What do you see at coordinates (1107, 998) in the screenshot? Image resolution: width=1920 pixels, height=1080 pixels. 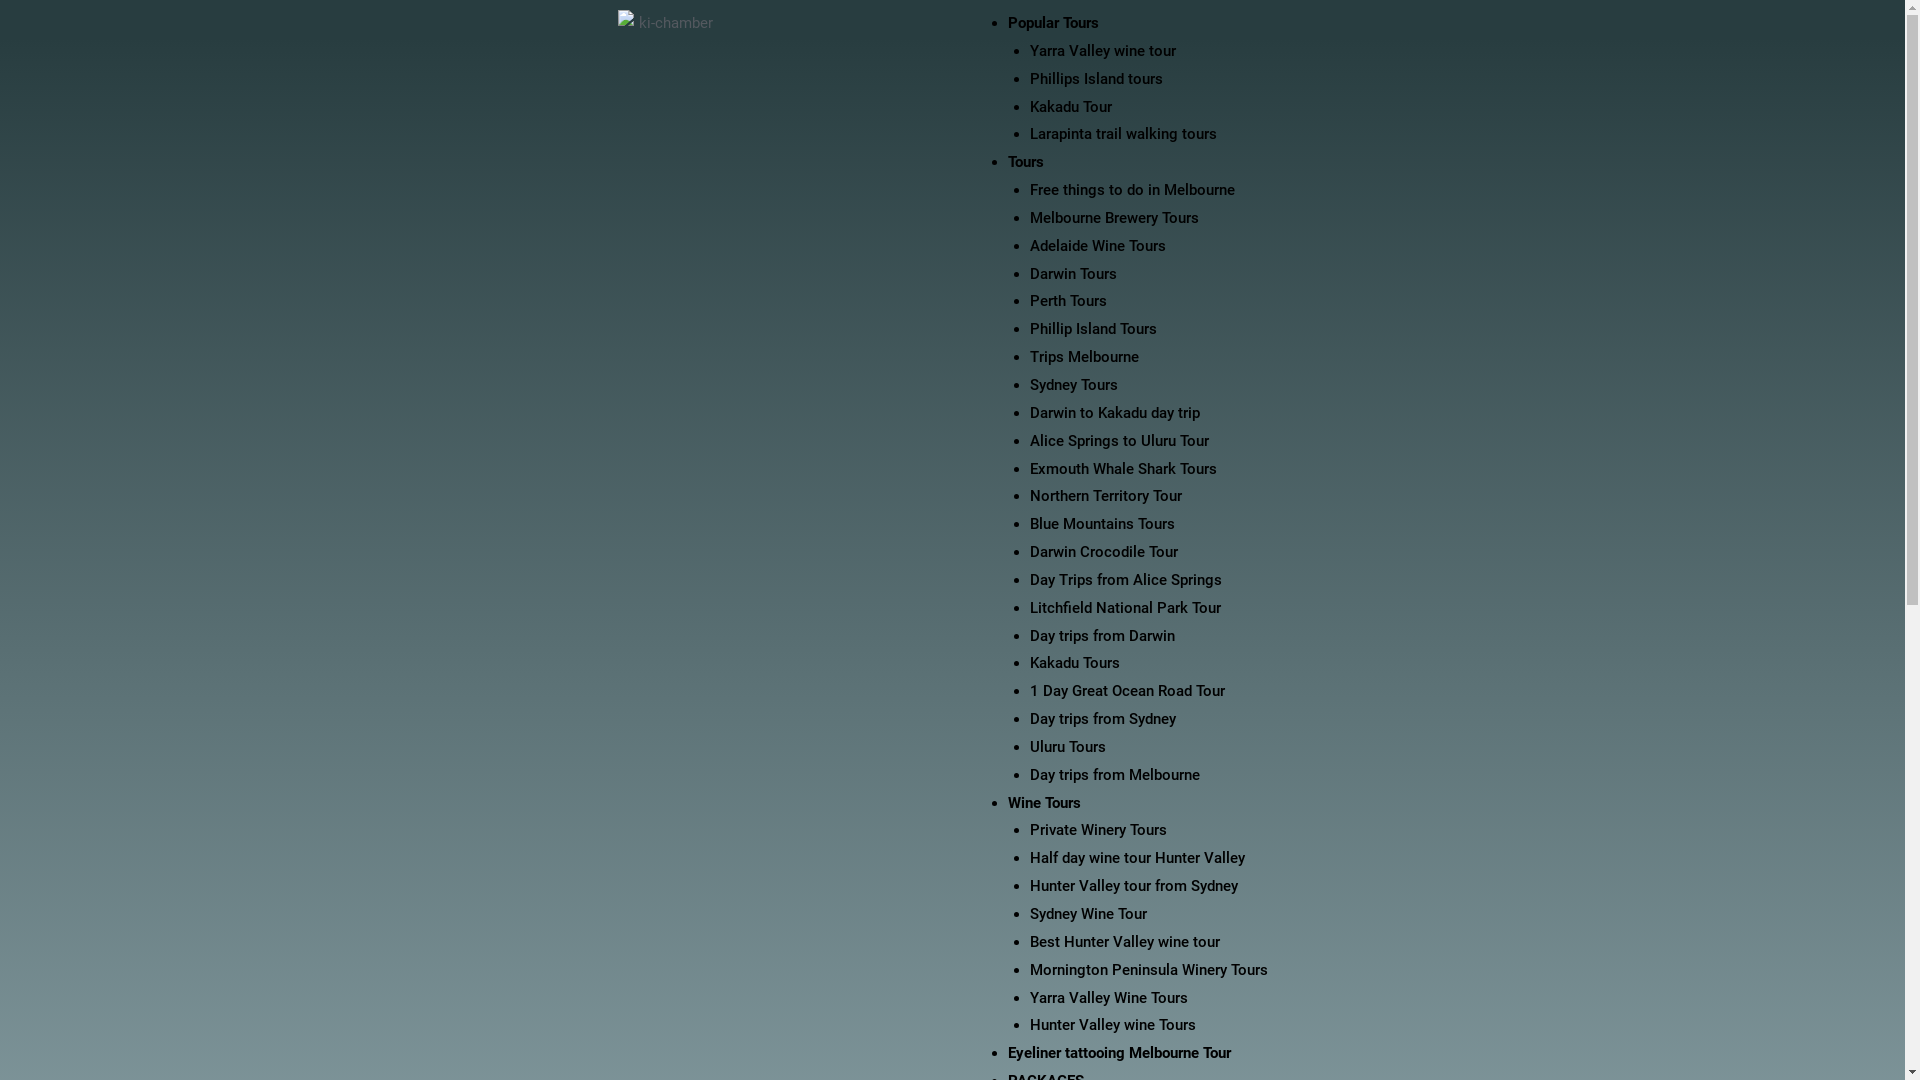 I see `'Yarra Valley Wine Tours'` at bounding box center [1107, 998].